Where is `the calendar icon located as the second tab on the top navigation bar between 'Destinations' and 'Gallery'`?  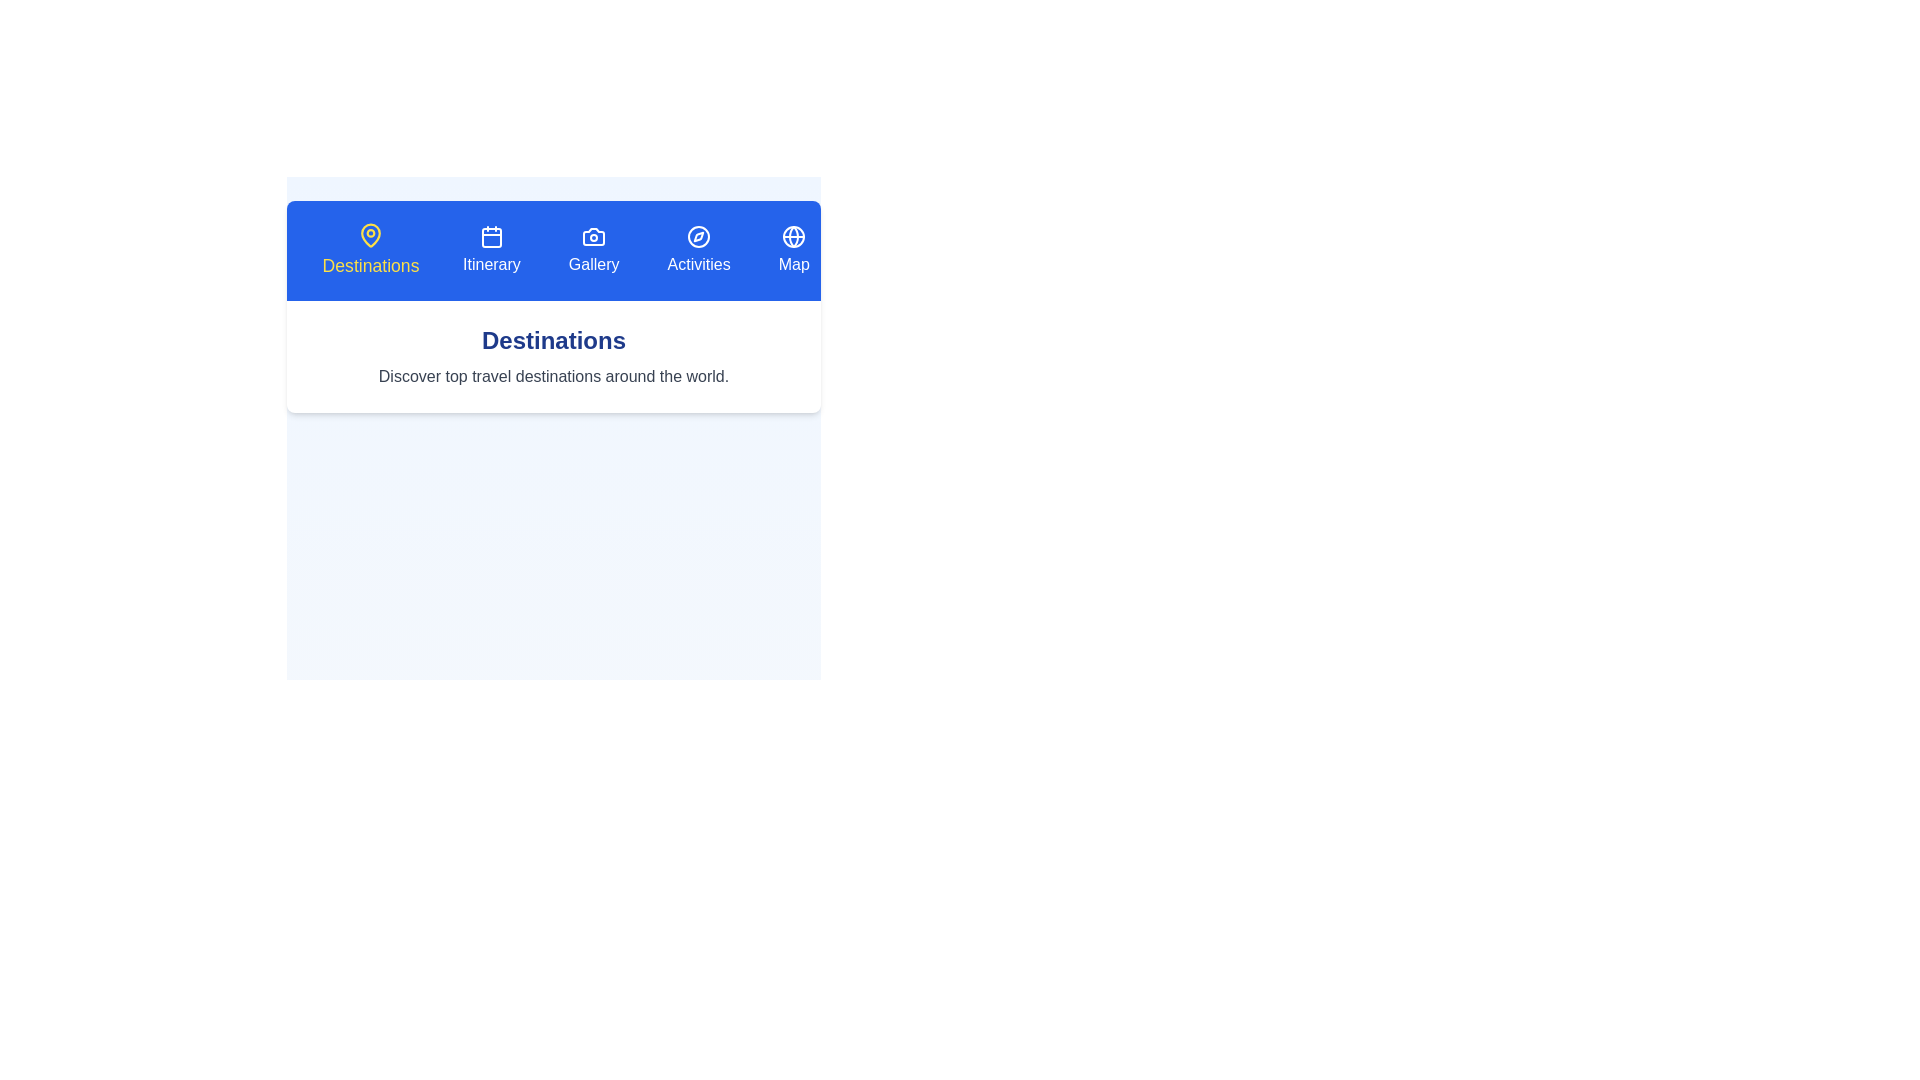
the calendar icon located as the second tab on the top navigation bar between 'Destinations' and 'Gallery' is located at coordinates (491, 235).